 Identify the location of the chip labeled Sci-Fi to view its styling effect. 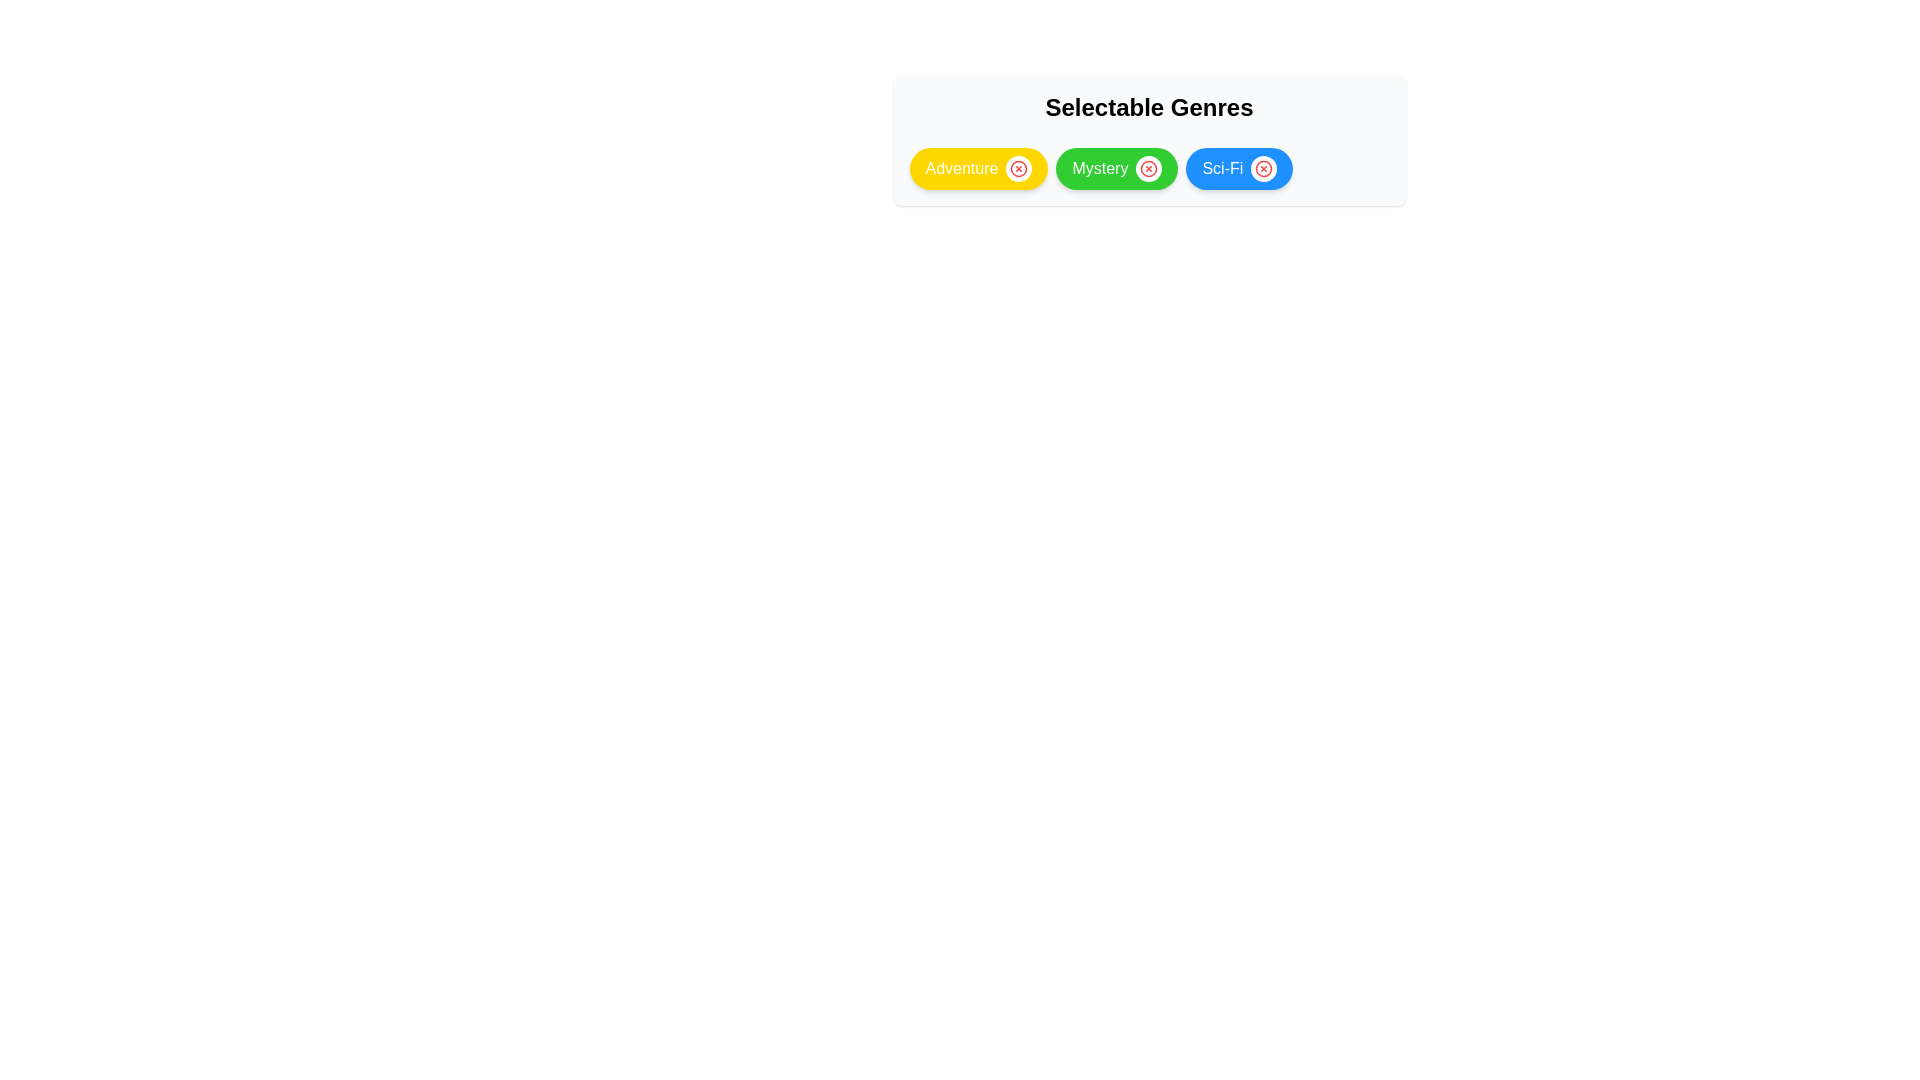
(1238, 168).